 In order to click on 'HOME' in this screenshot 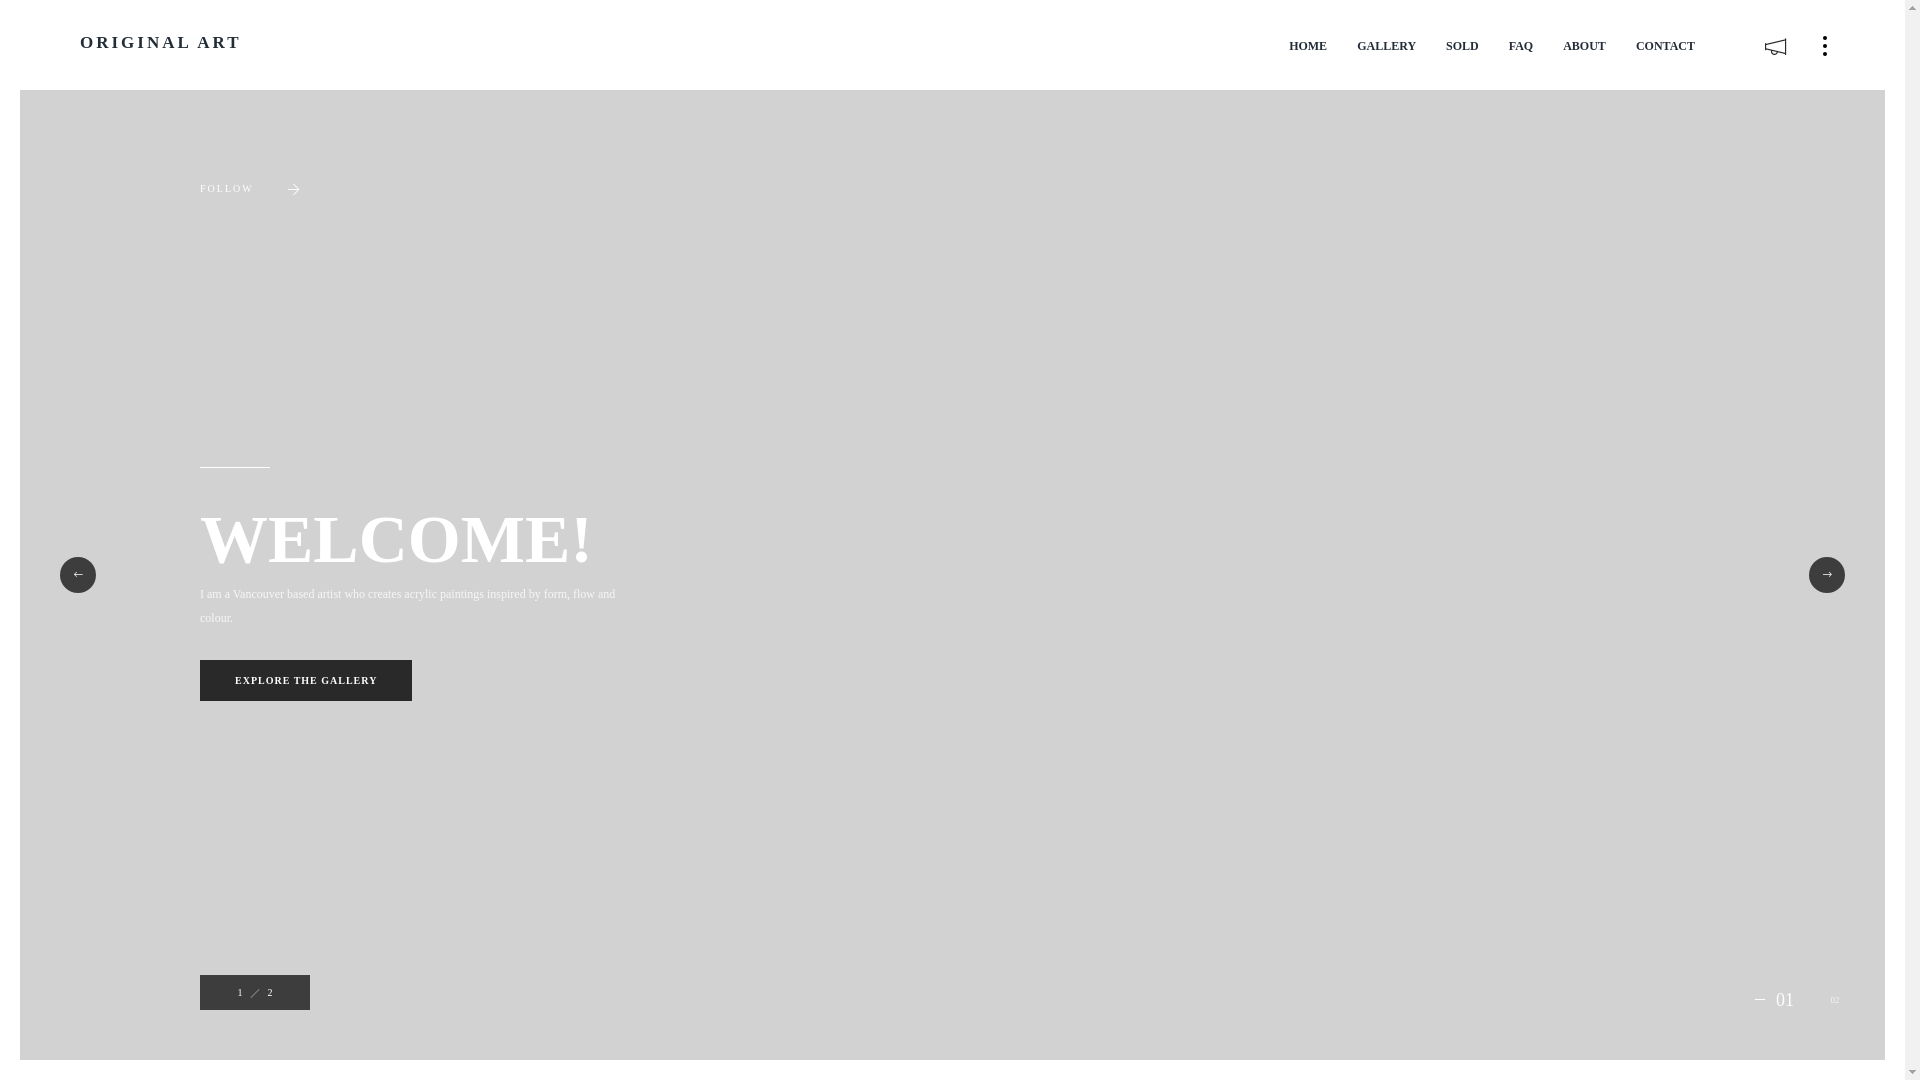, I will do `click(1308, 45)`.